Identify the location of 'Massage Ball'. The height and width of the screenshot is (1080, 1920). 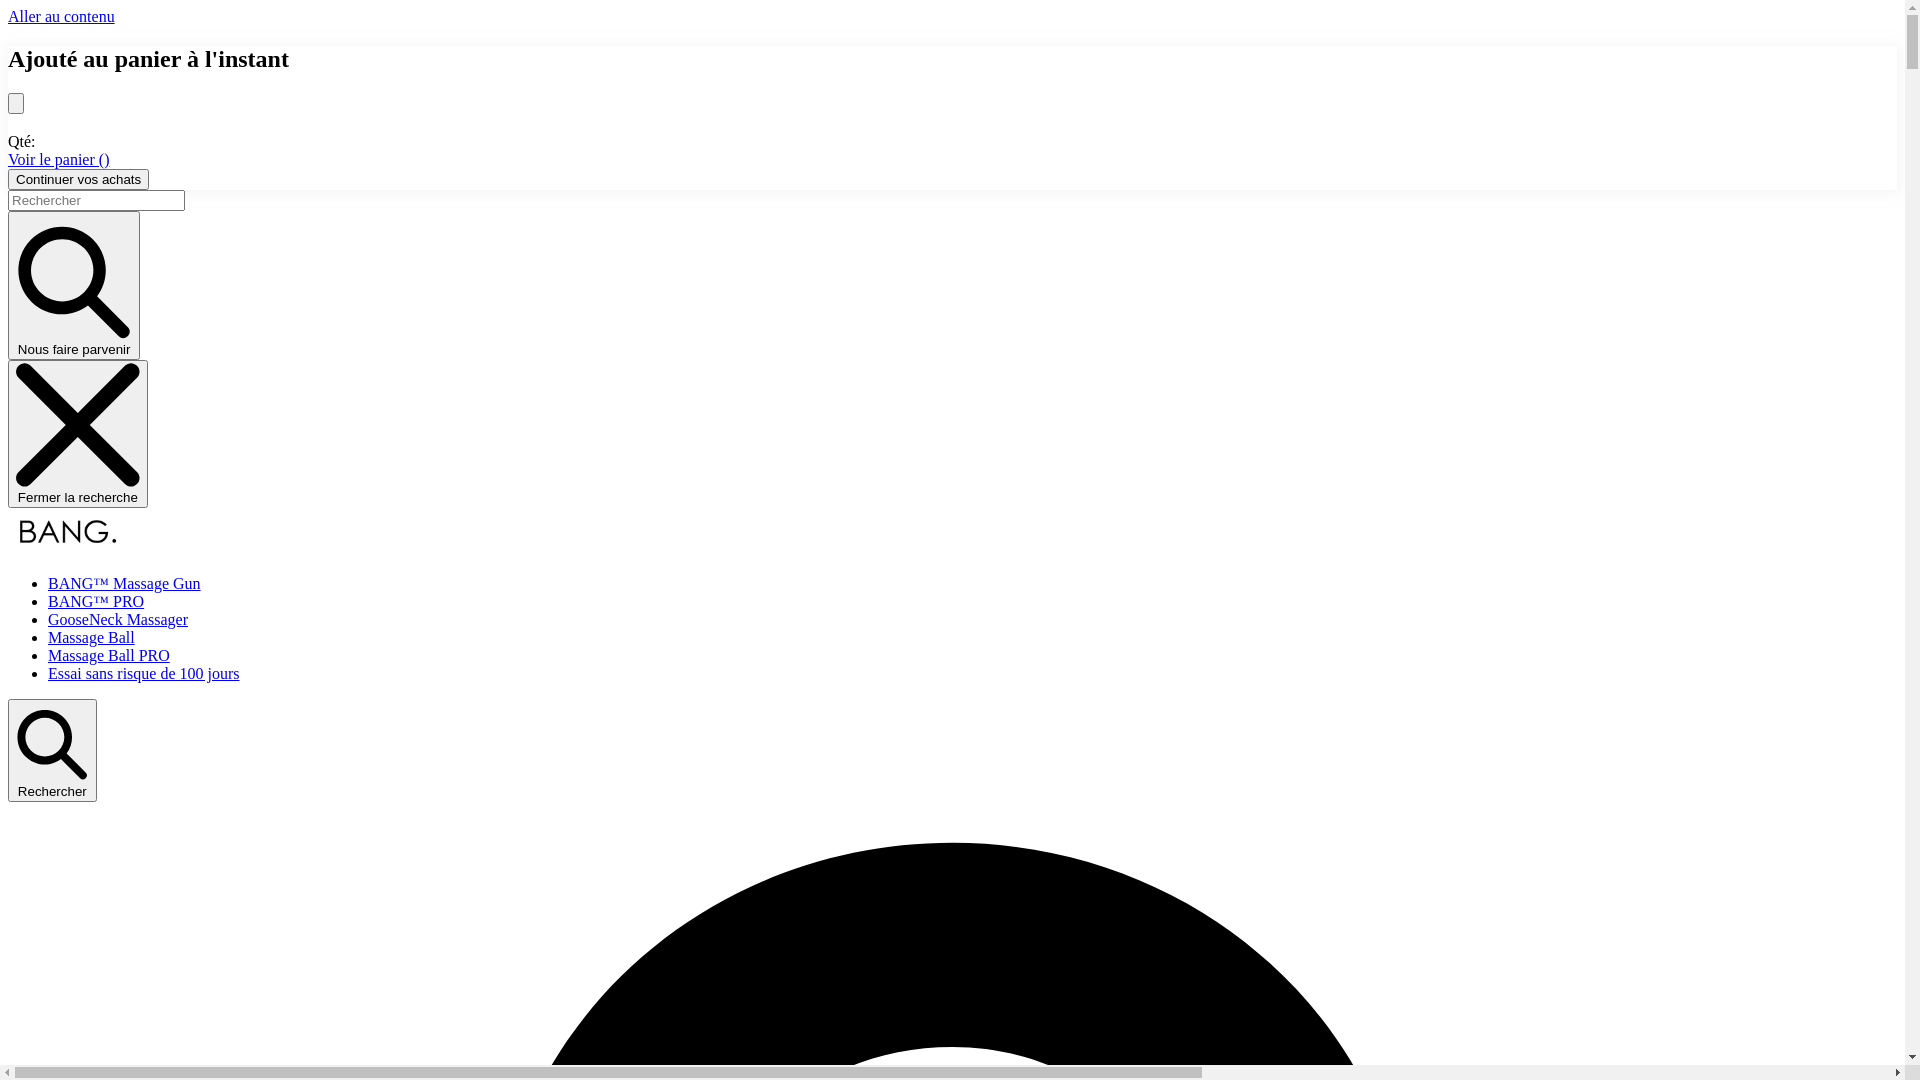
(90, 637).